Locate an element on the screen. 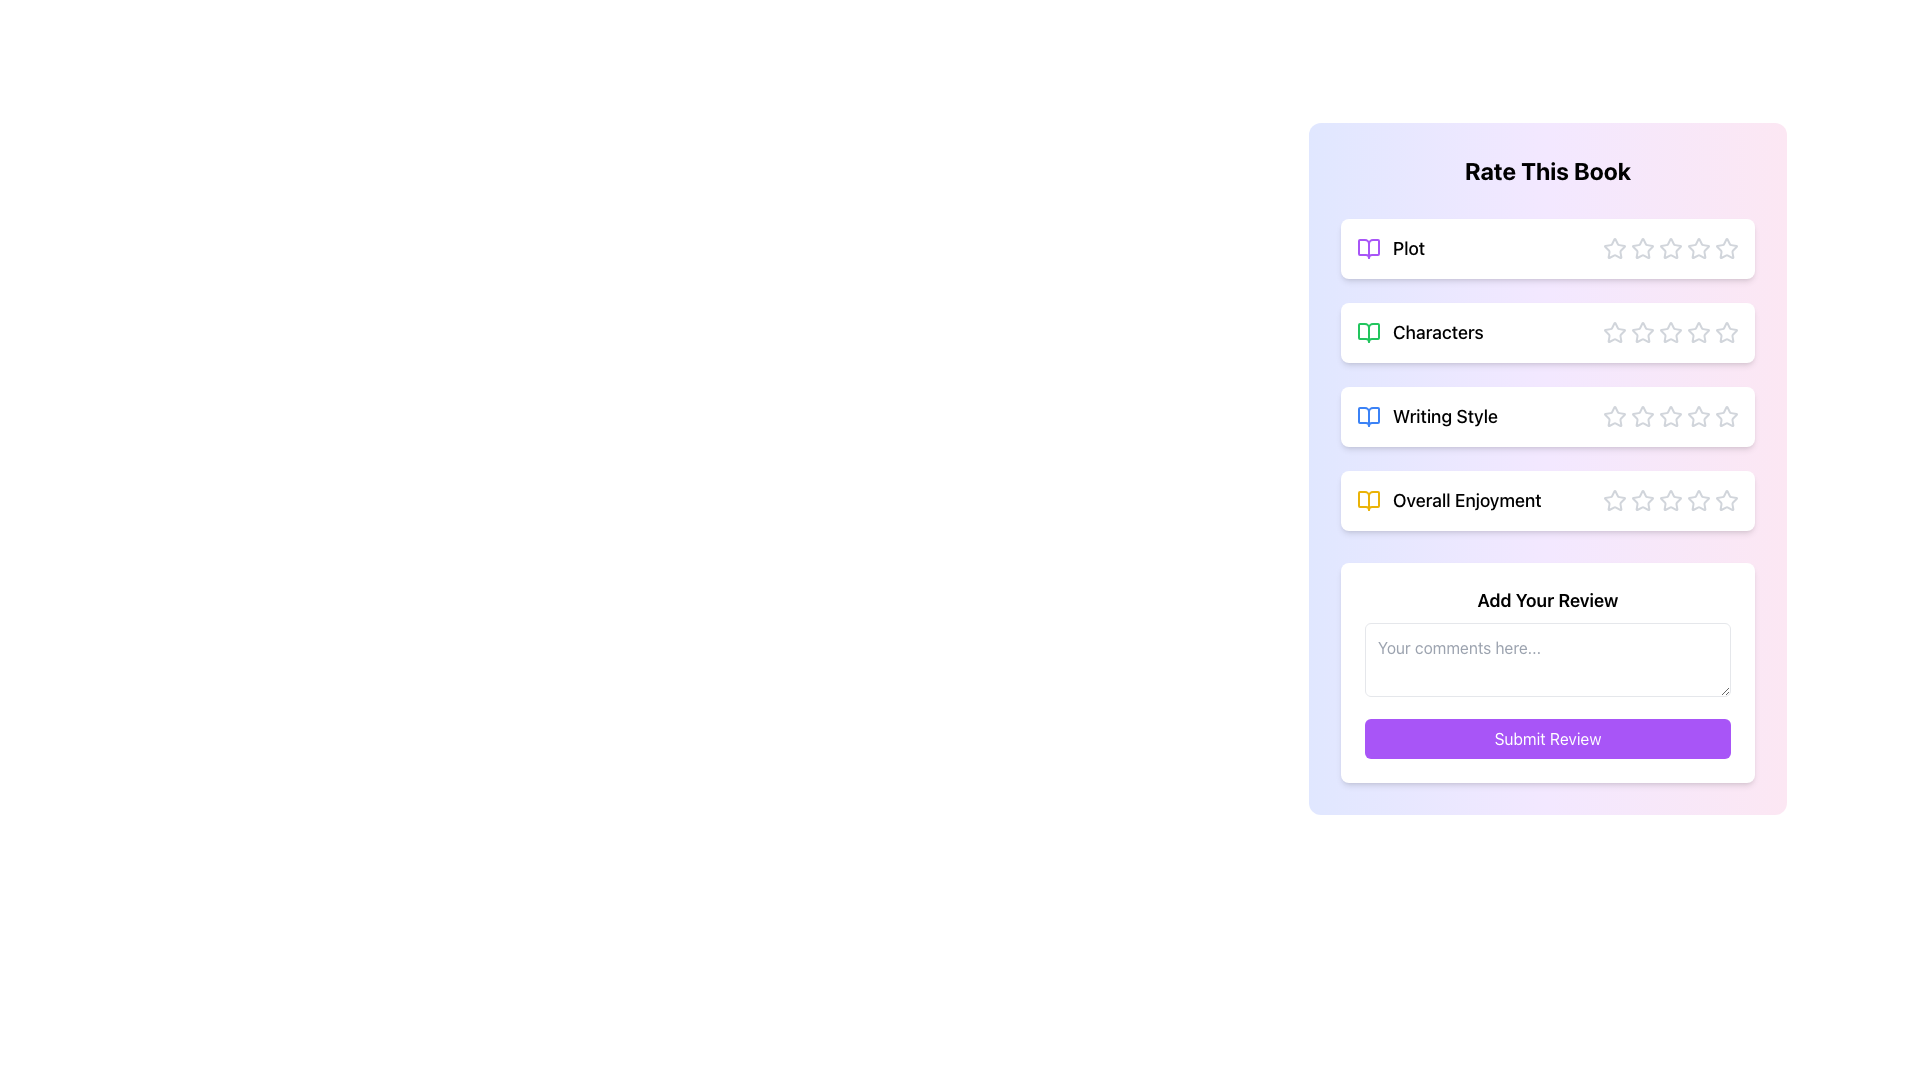 The image size is (1920, 1080). the second star icon in the rating section under the 'Characters' category is located at coordinates (1642, 331).